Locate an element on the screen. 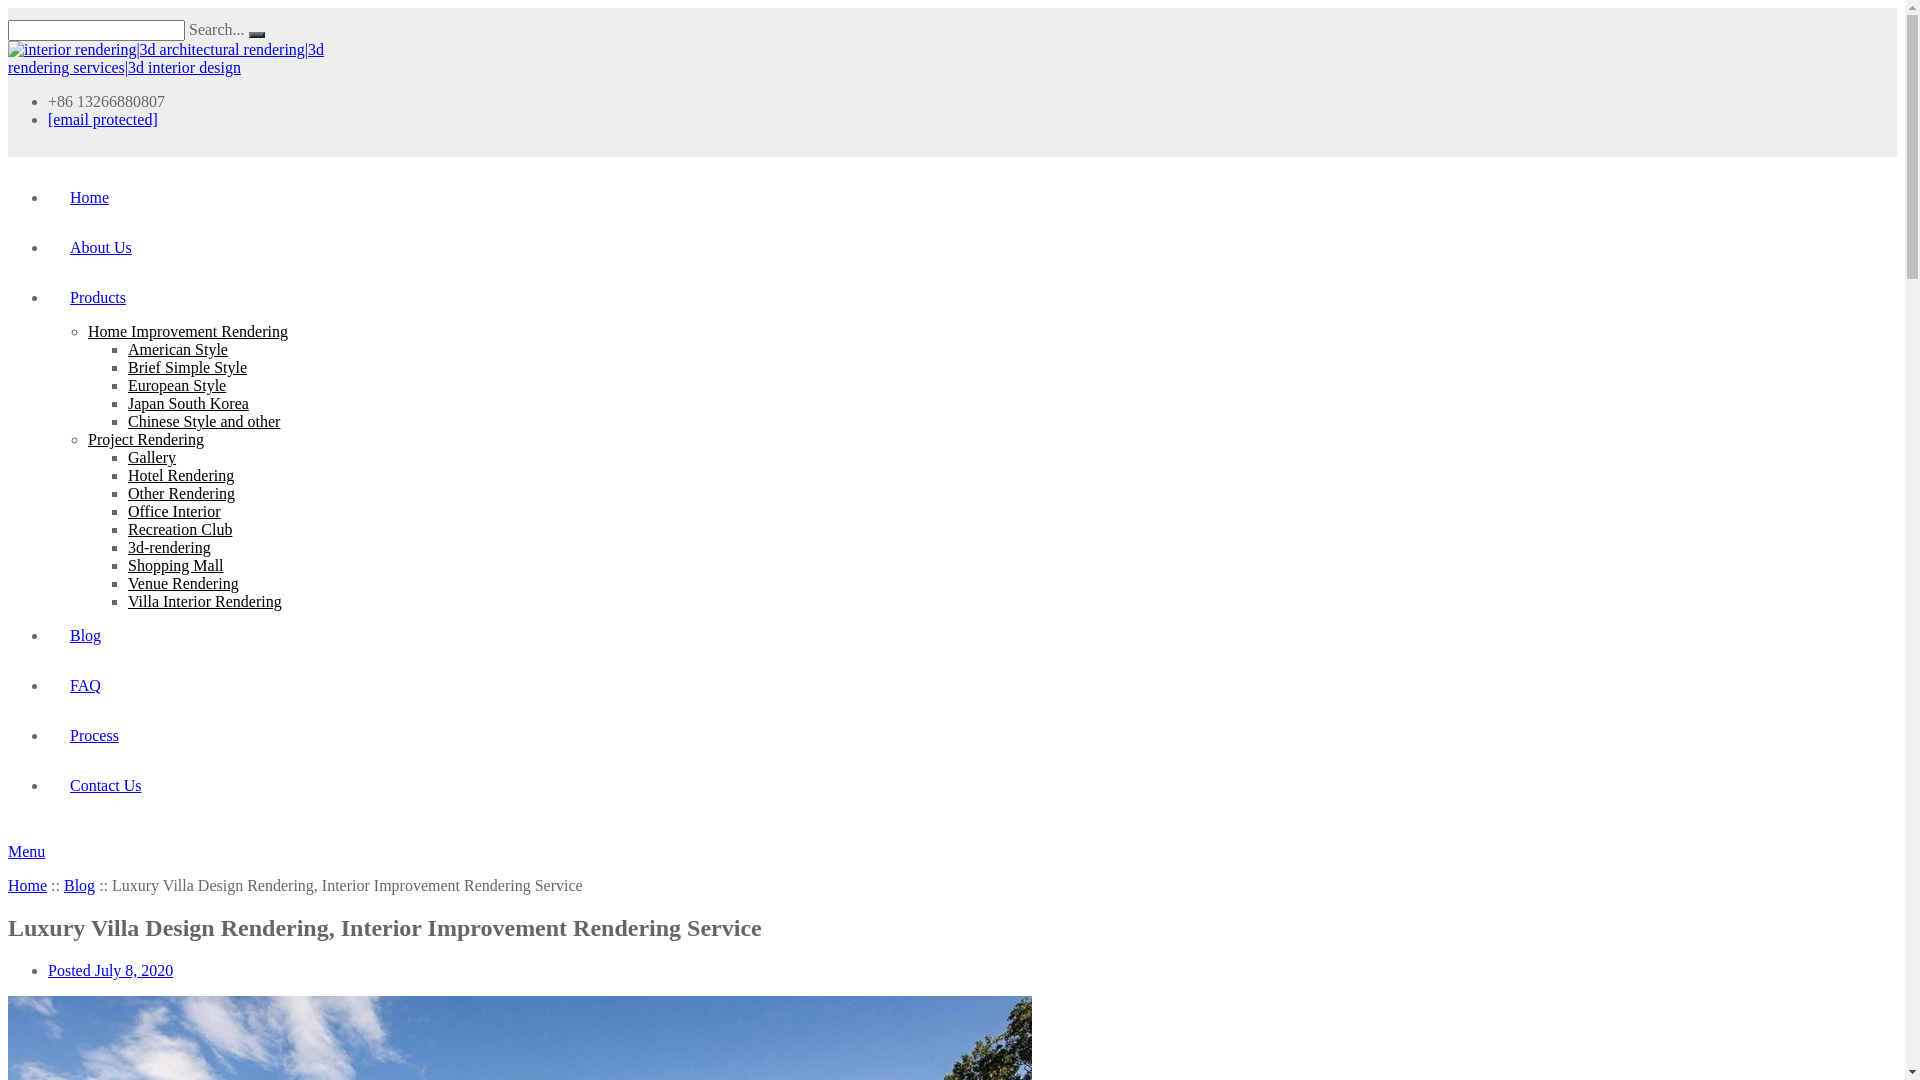 The image size is (1920, 1080). 'Japan South Korea' is located at coordinates (188, 403).